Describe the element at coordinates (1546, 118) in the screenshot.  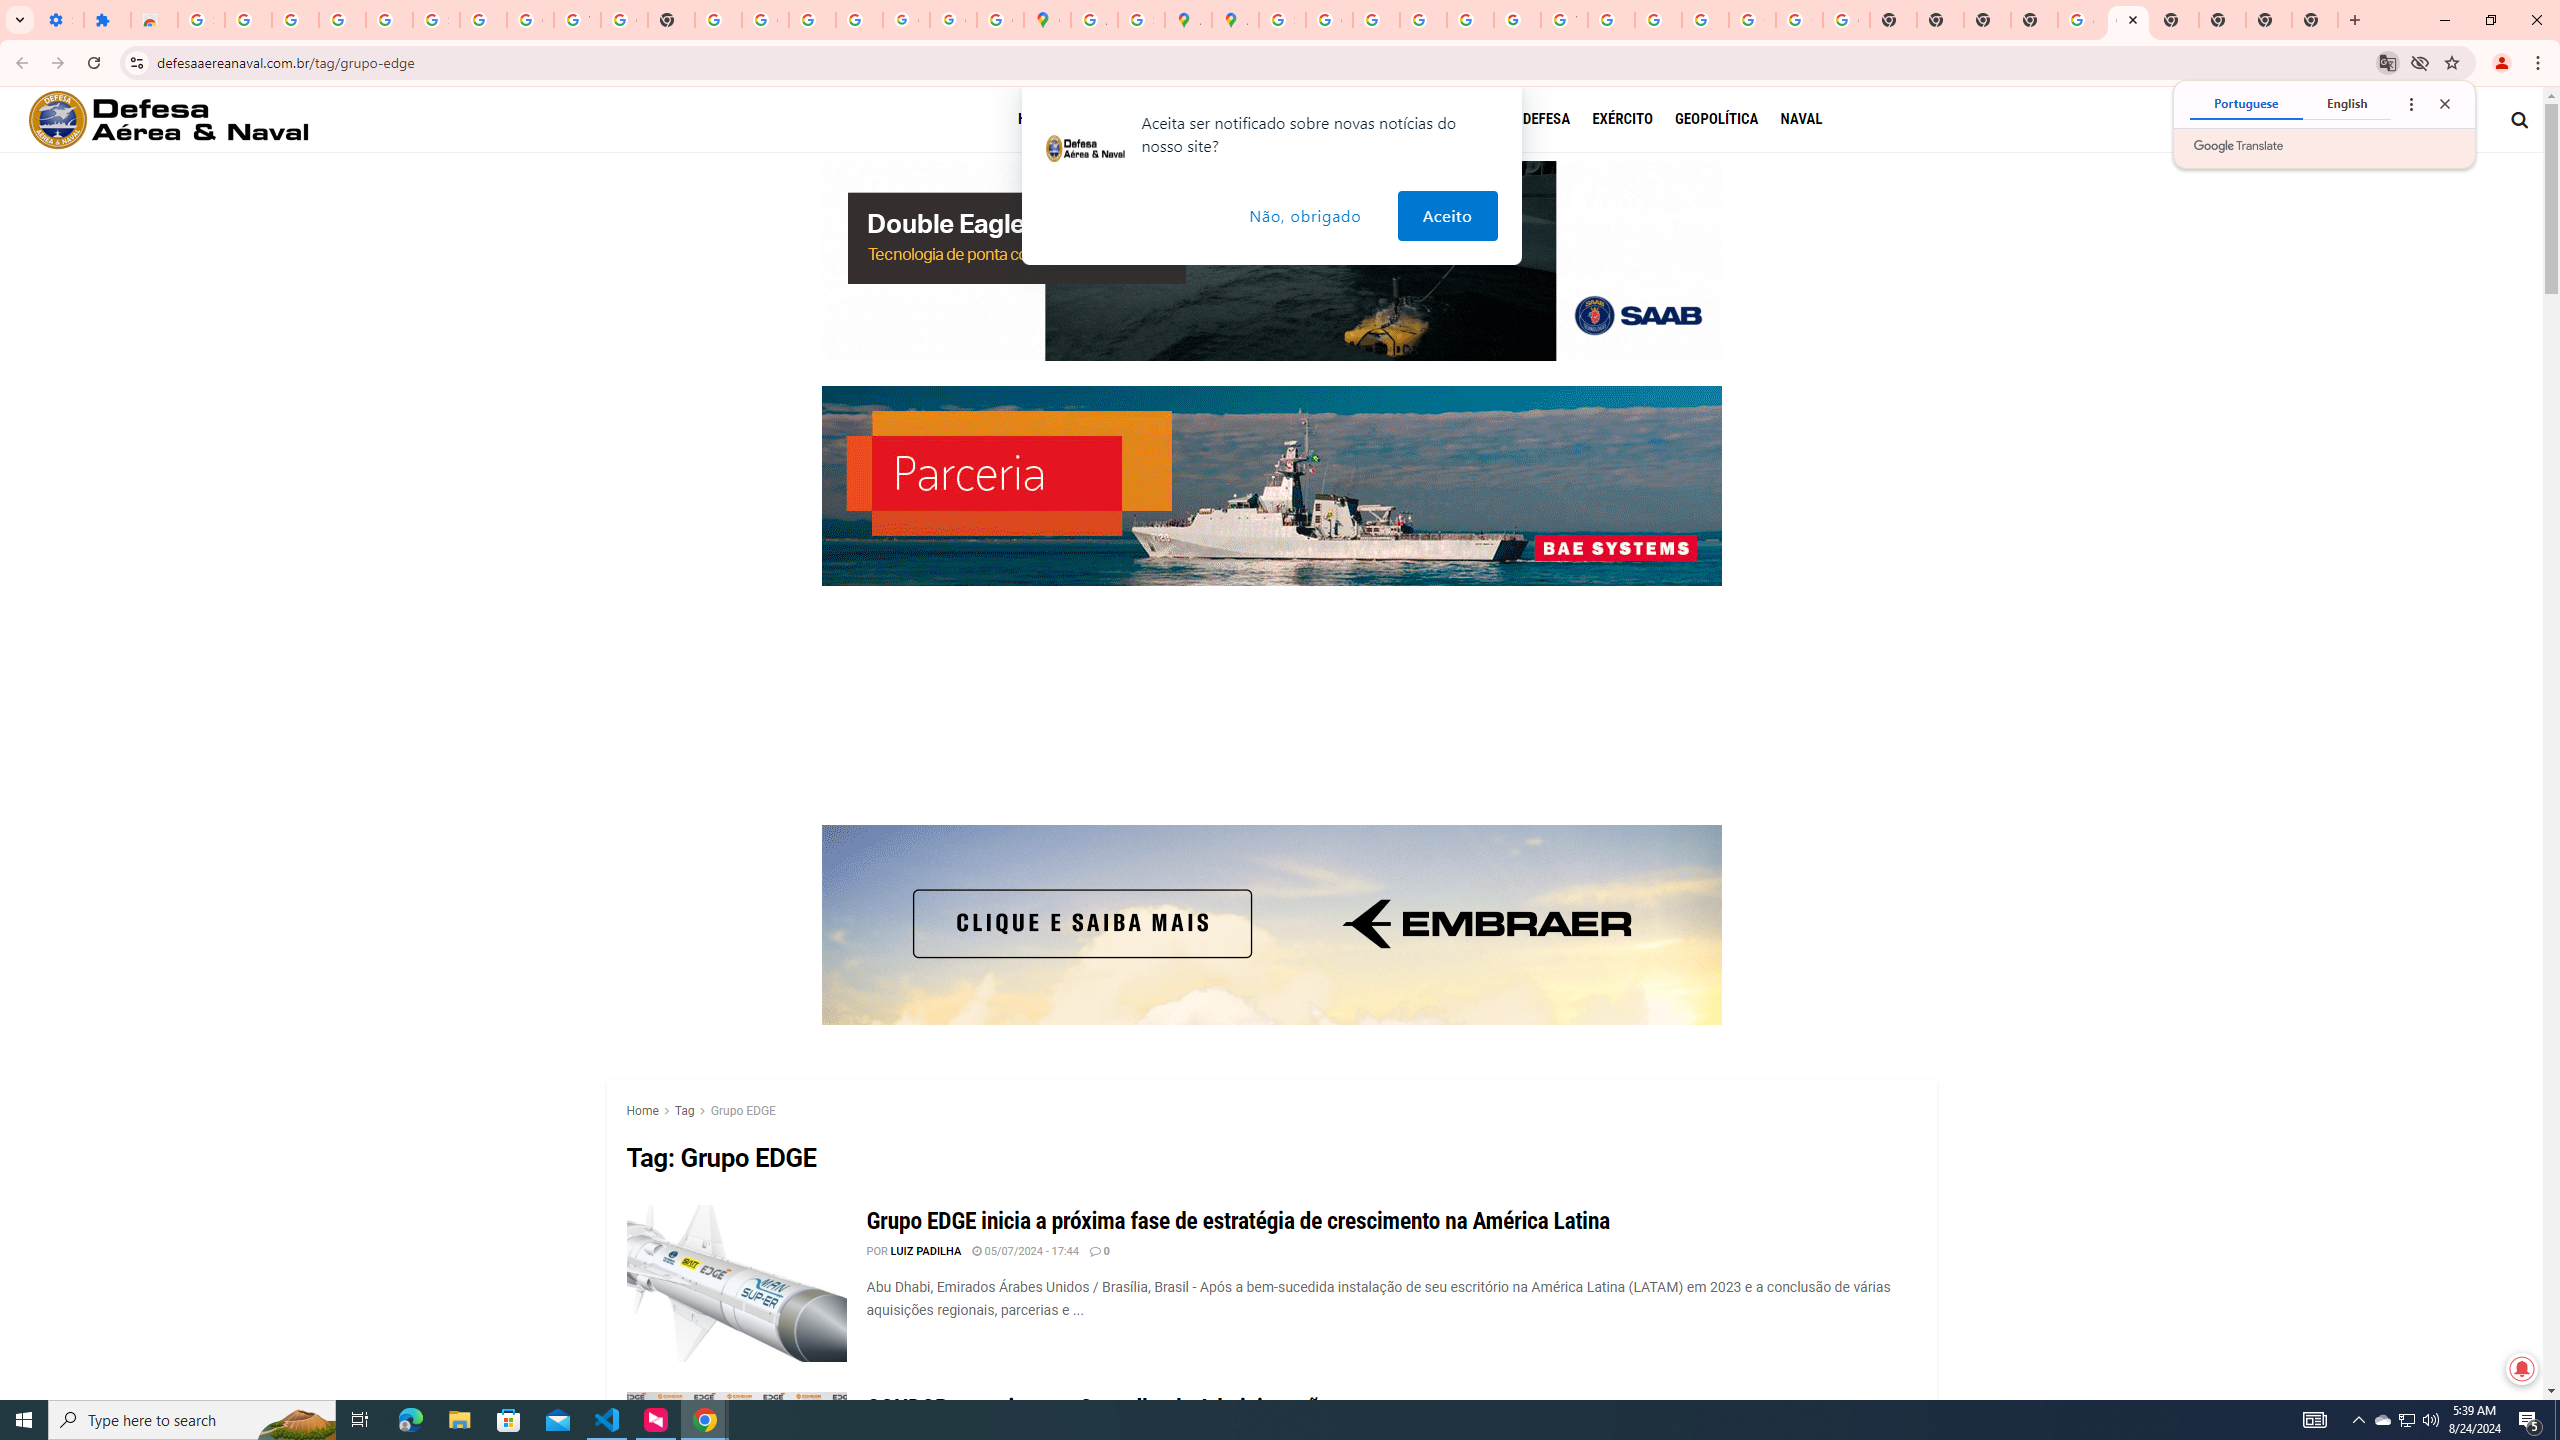
I see `'DEFESA'` at that location.